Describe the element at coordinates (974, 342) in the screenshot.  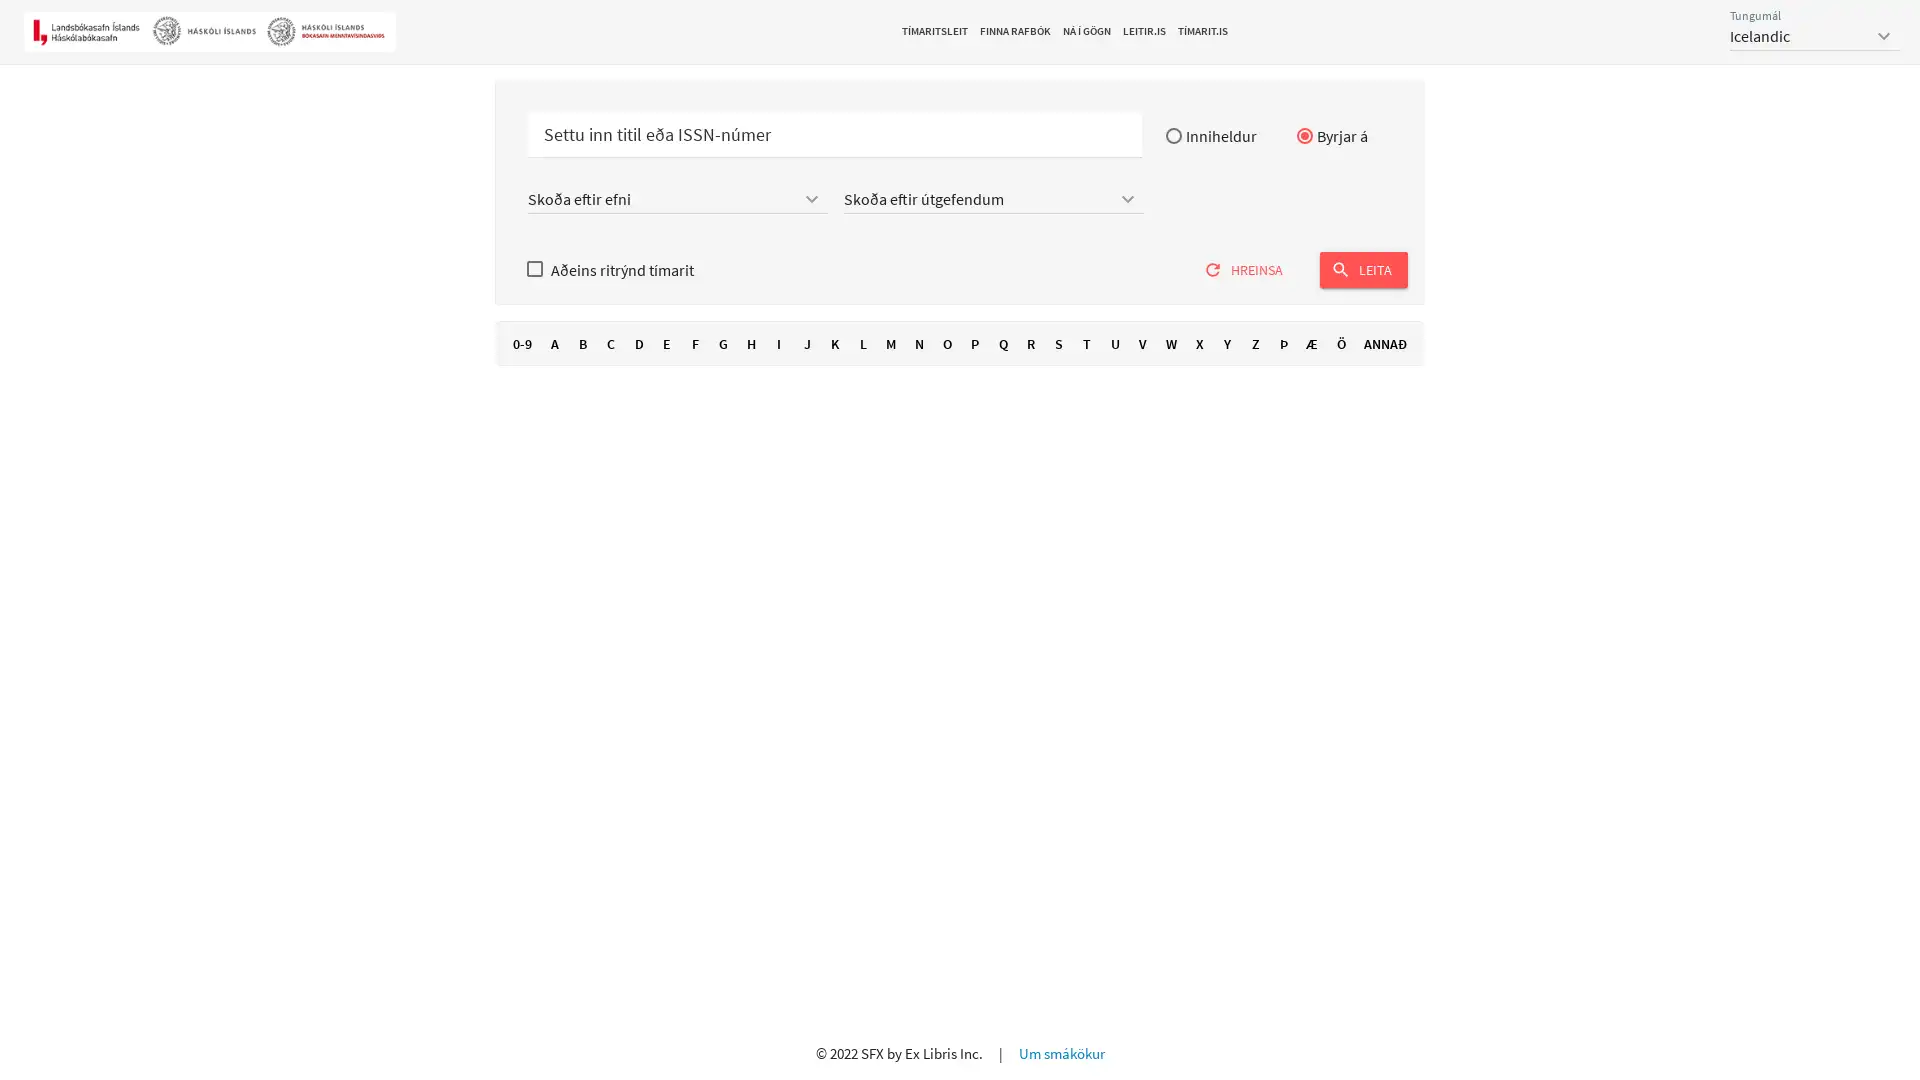
I see `P` at that location.